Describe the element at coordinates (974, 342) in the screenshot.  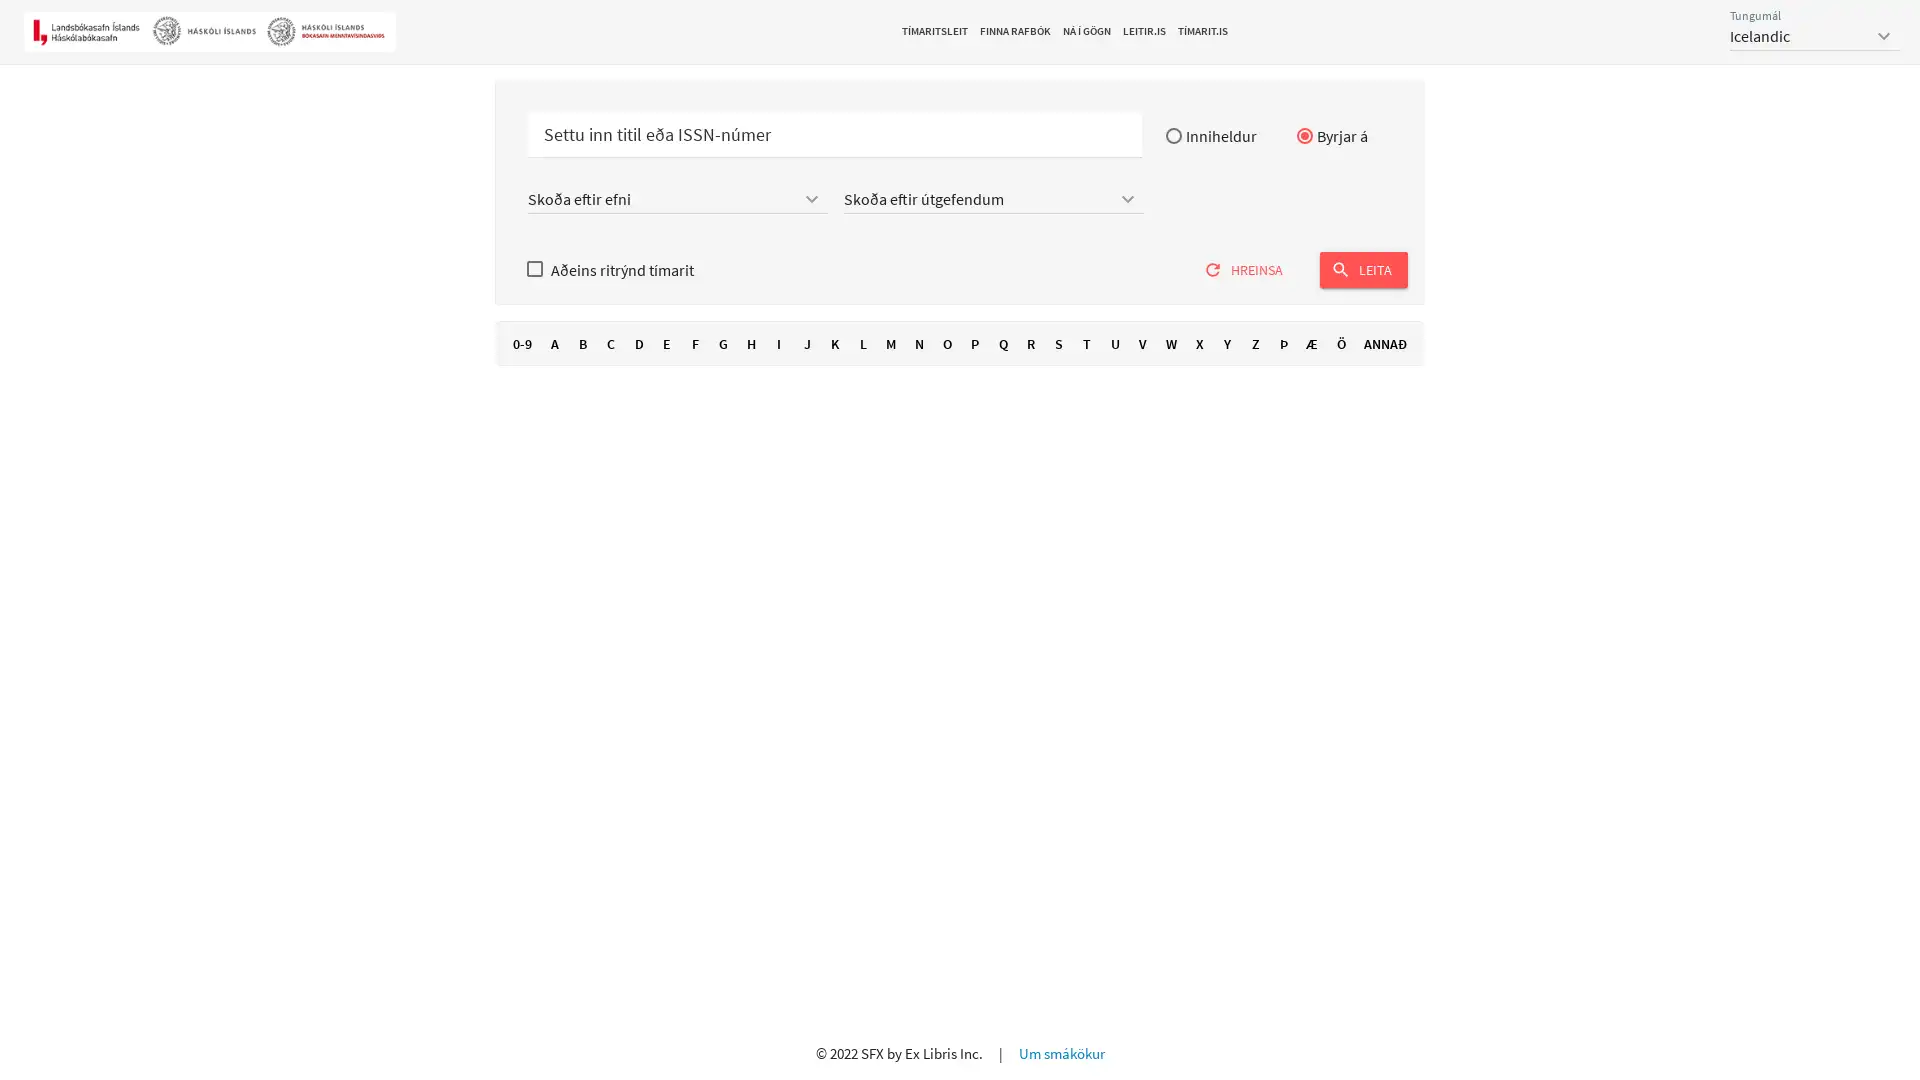
I see `P` at that location.